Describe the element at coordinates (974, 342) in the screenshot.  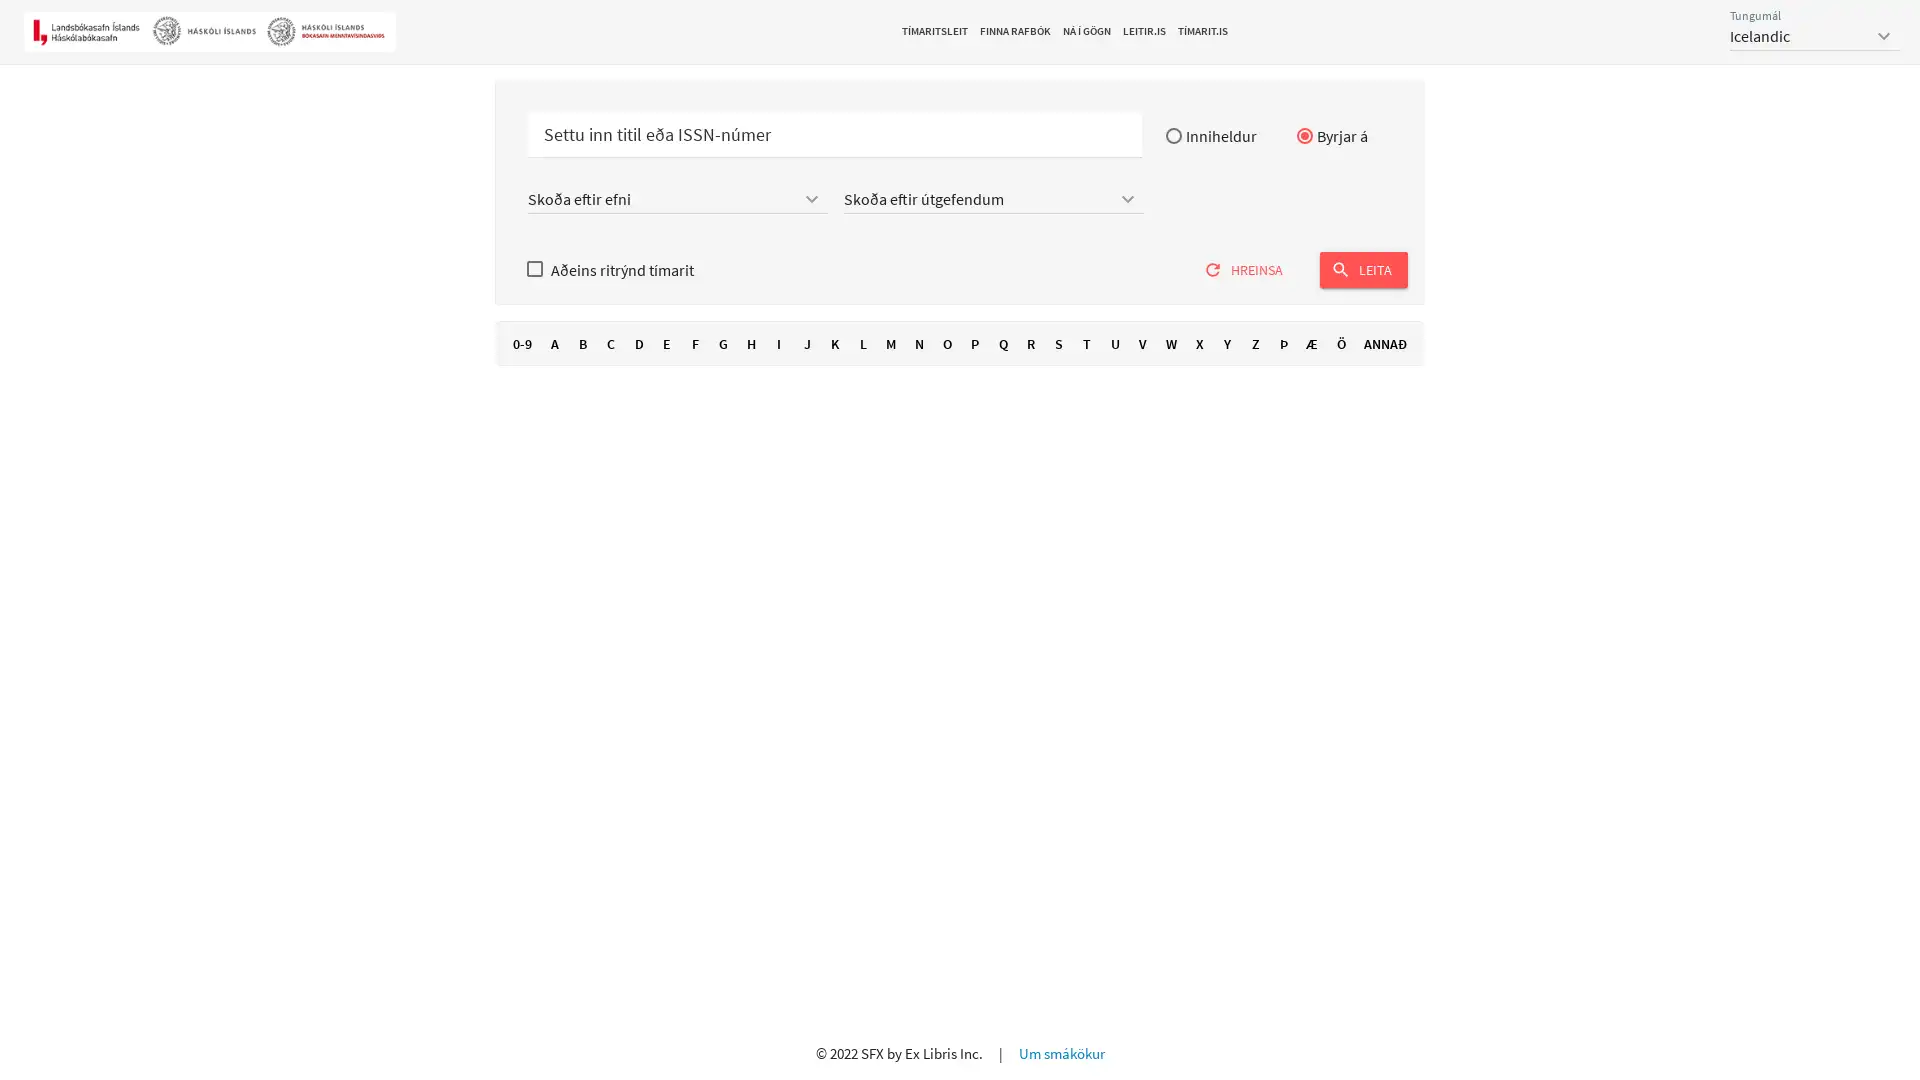
I see `P` at that location.